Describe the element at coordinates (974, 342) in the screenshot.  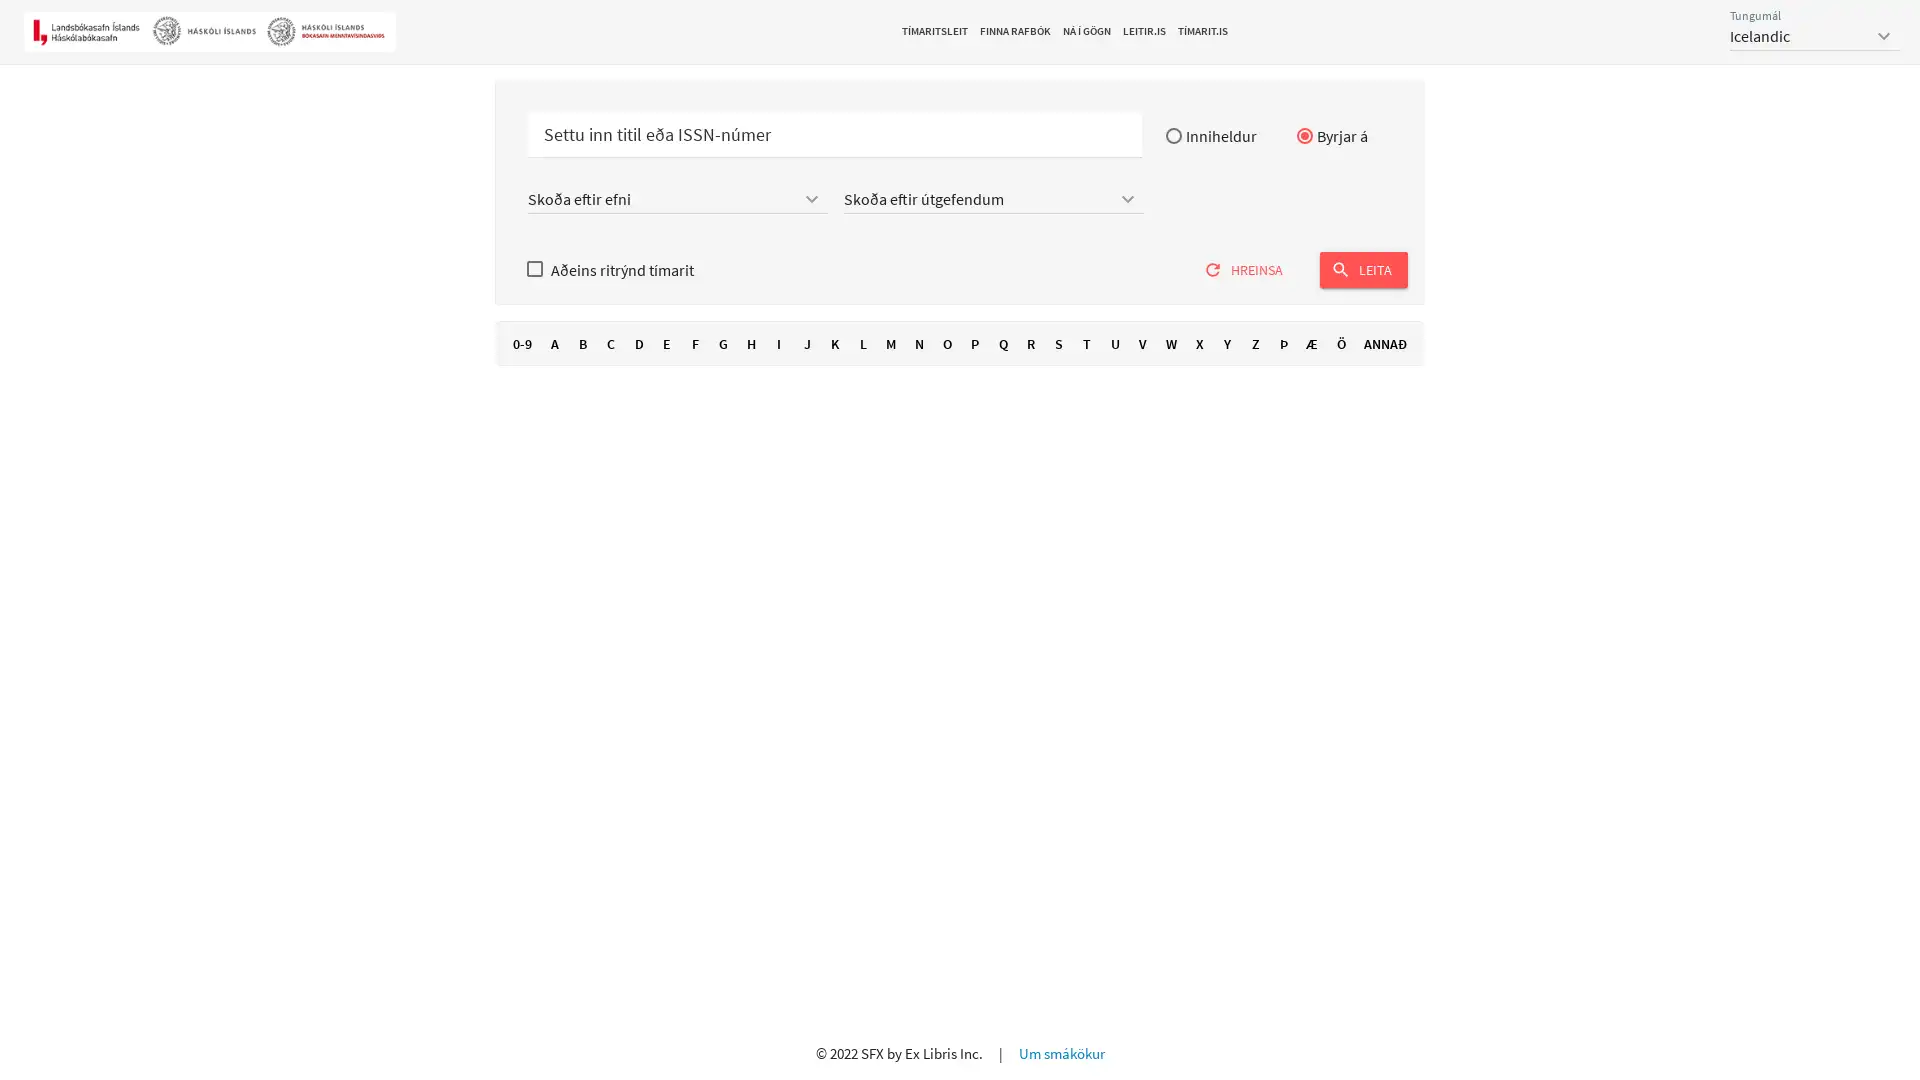
I see `P` at that location.